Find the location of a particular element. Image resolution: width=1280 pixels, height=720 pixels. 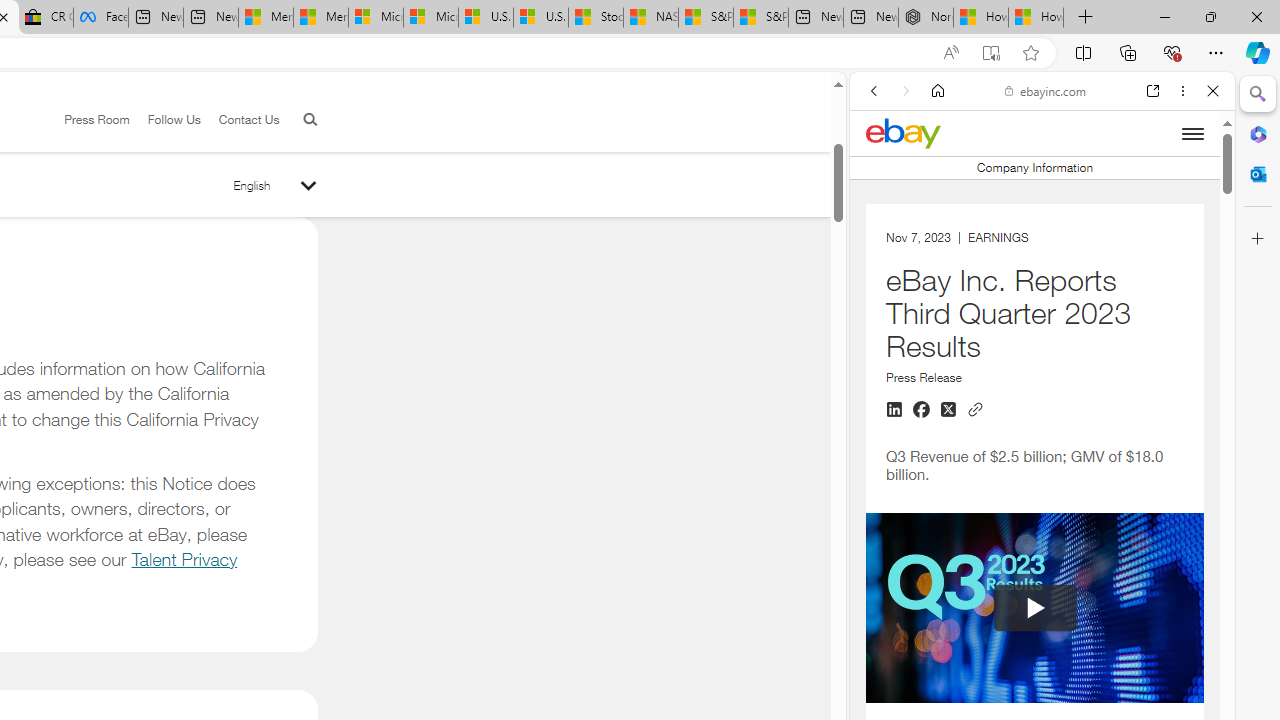

'How to Use a Monitor With Your Closed Laptop' is located at coordinates (1036, 17).